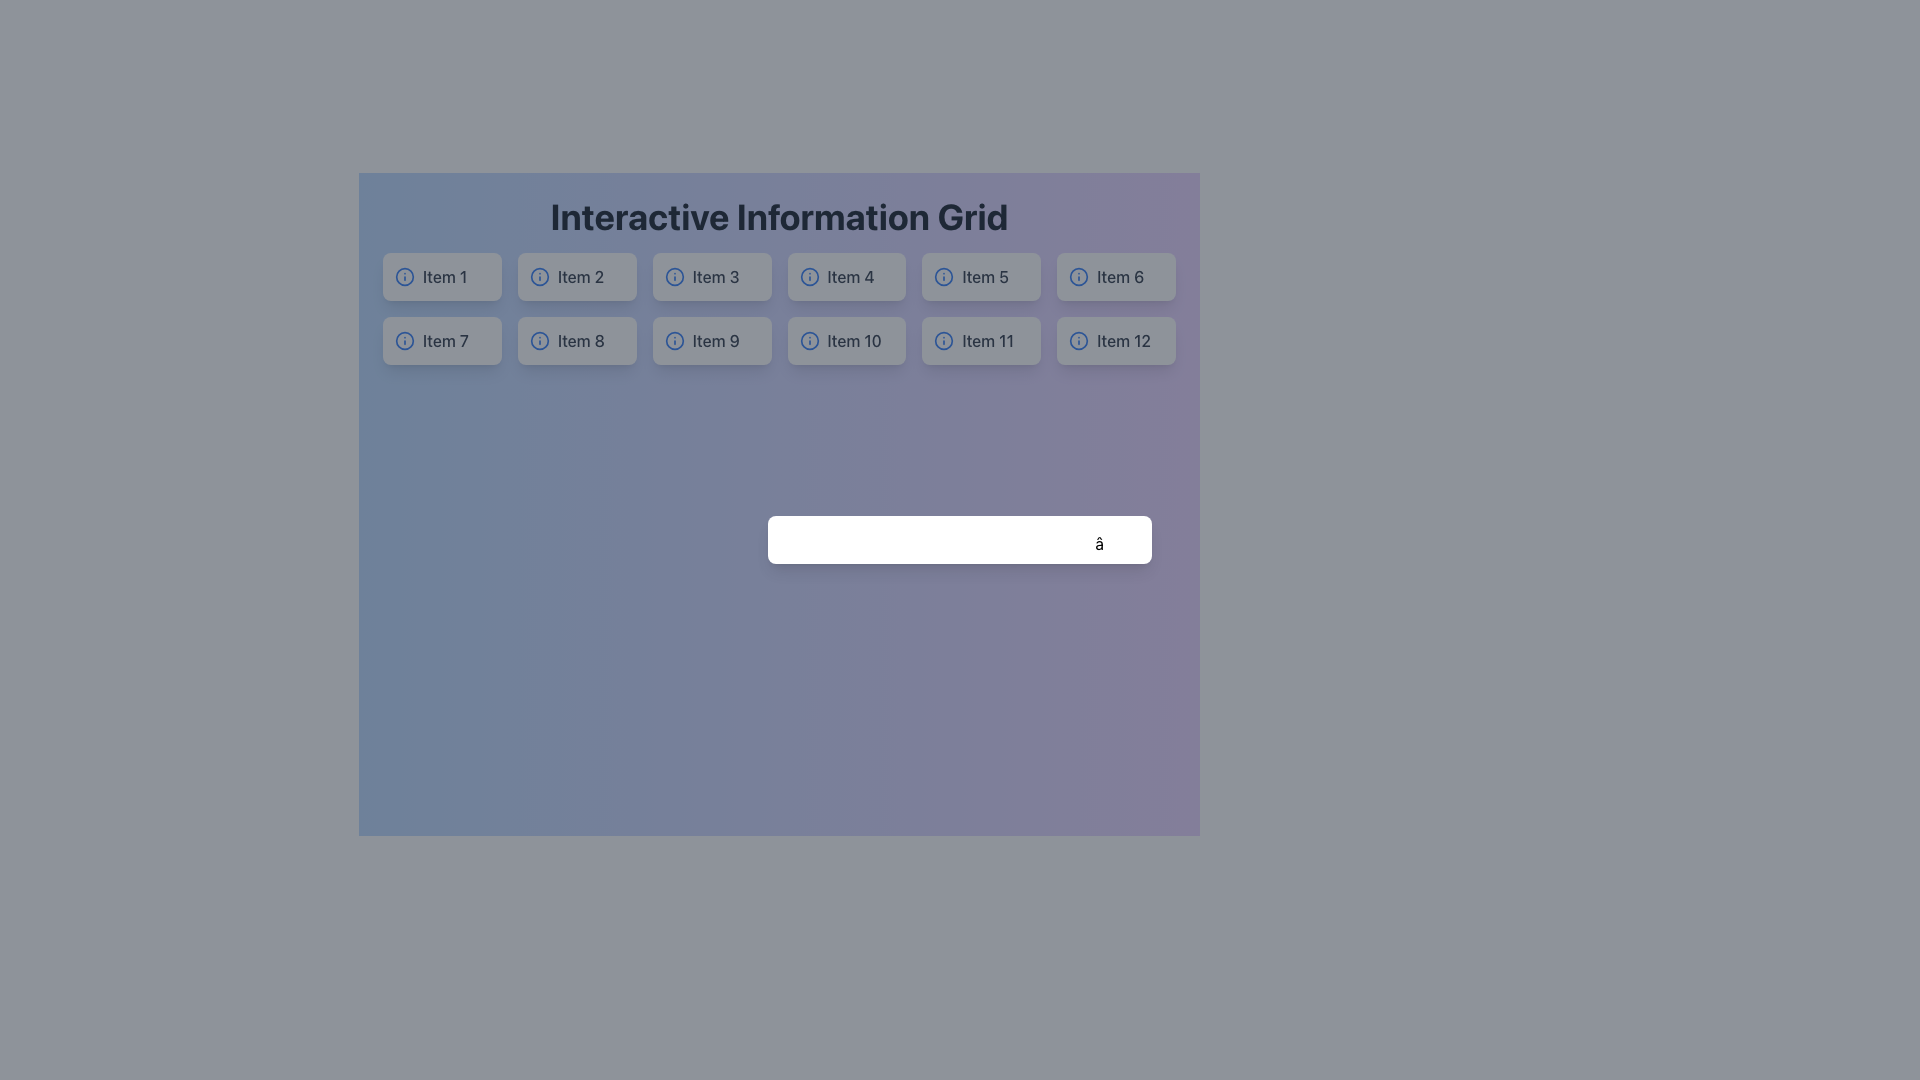 The height and width of the screenshot is (1080, 1920). Describe the element at coordinates (809, 277) in the screenshot. I see `the informational icon associated with 'Item 4' to trigger a tooltip` at that location.